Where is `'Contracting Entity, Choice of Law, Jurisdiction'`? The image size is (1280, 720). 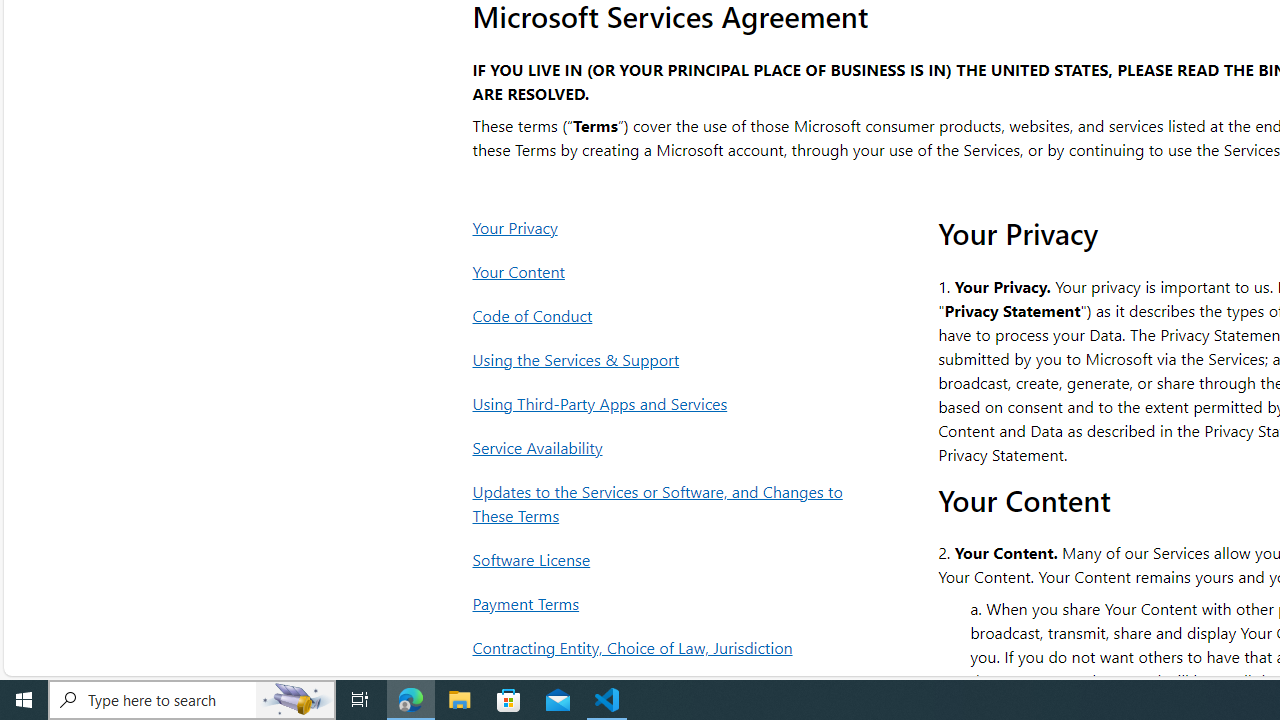 'Contracting Entity, Choice of Law, Jurisdiction' is located at coordinates (663, 647).